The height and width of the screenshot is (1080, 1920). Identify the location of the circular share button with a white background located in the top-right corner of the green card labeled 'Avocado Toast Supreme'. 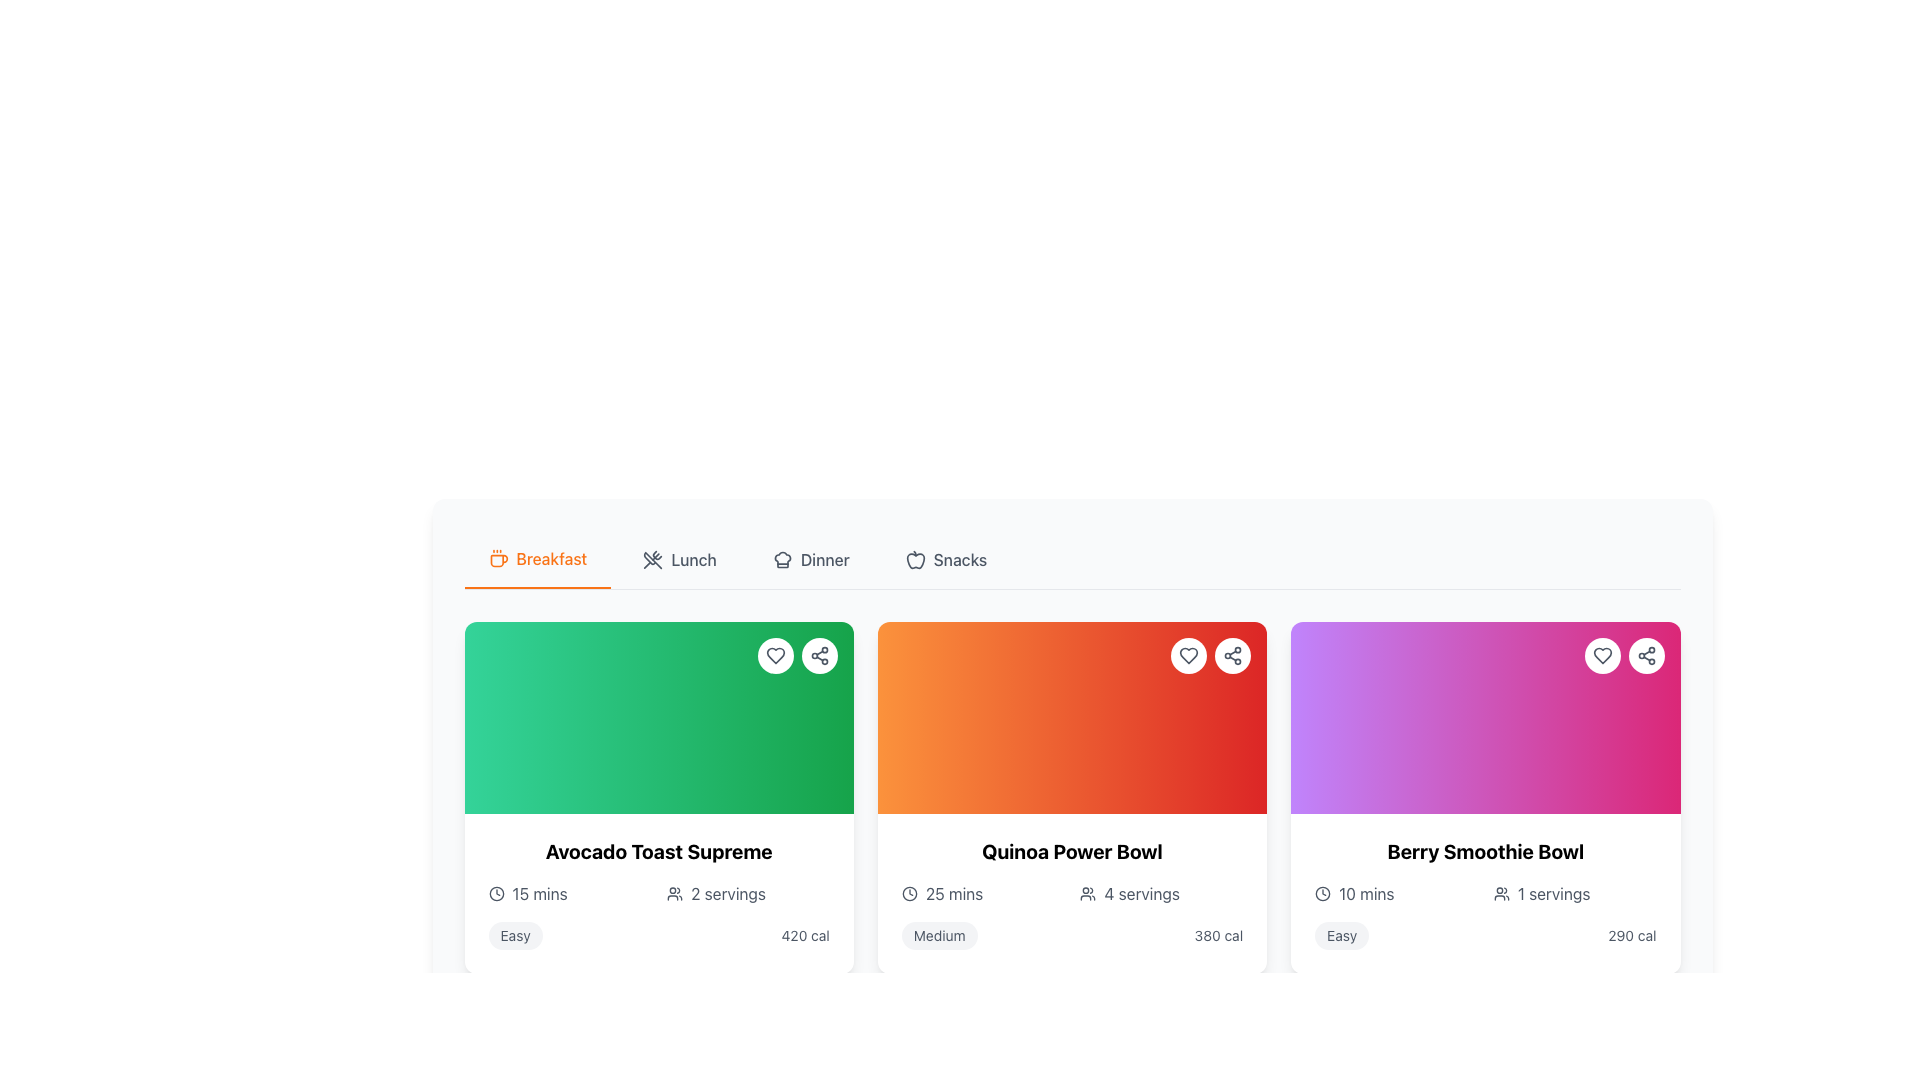
(819, 655).